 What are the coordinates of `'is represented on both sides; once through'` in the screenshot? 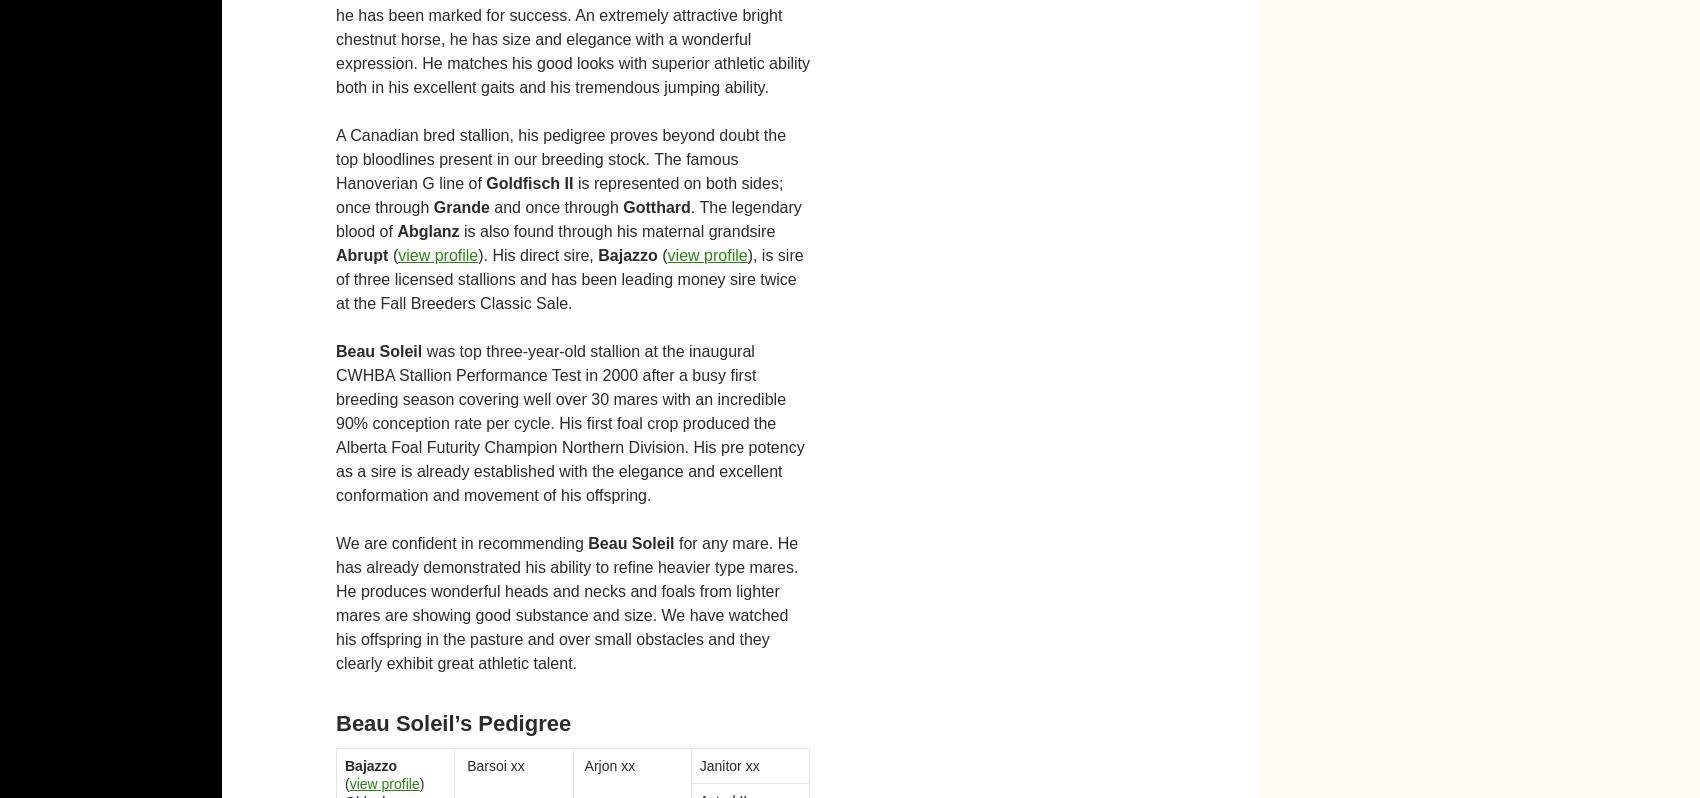 It's located at (558, 194).